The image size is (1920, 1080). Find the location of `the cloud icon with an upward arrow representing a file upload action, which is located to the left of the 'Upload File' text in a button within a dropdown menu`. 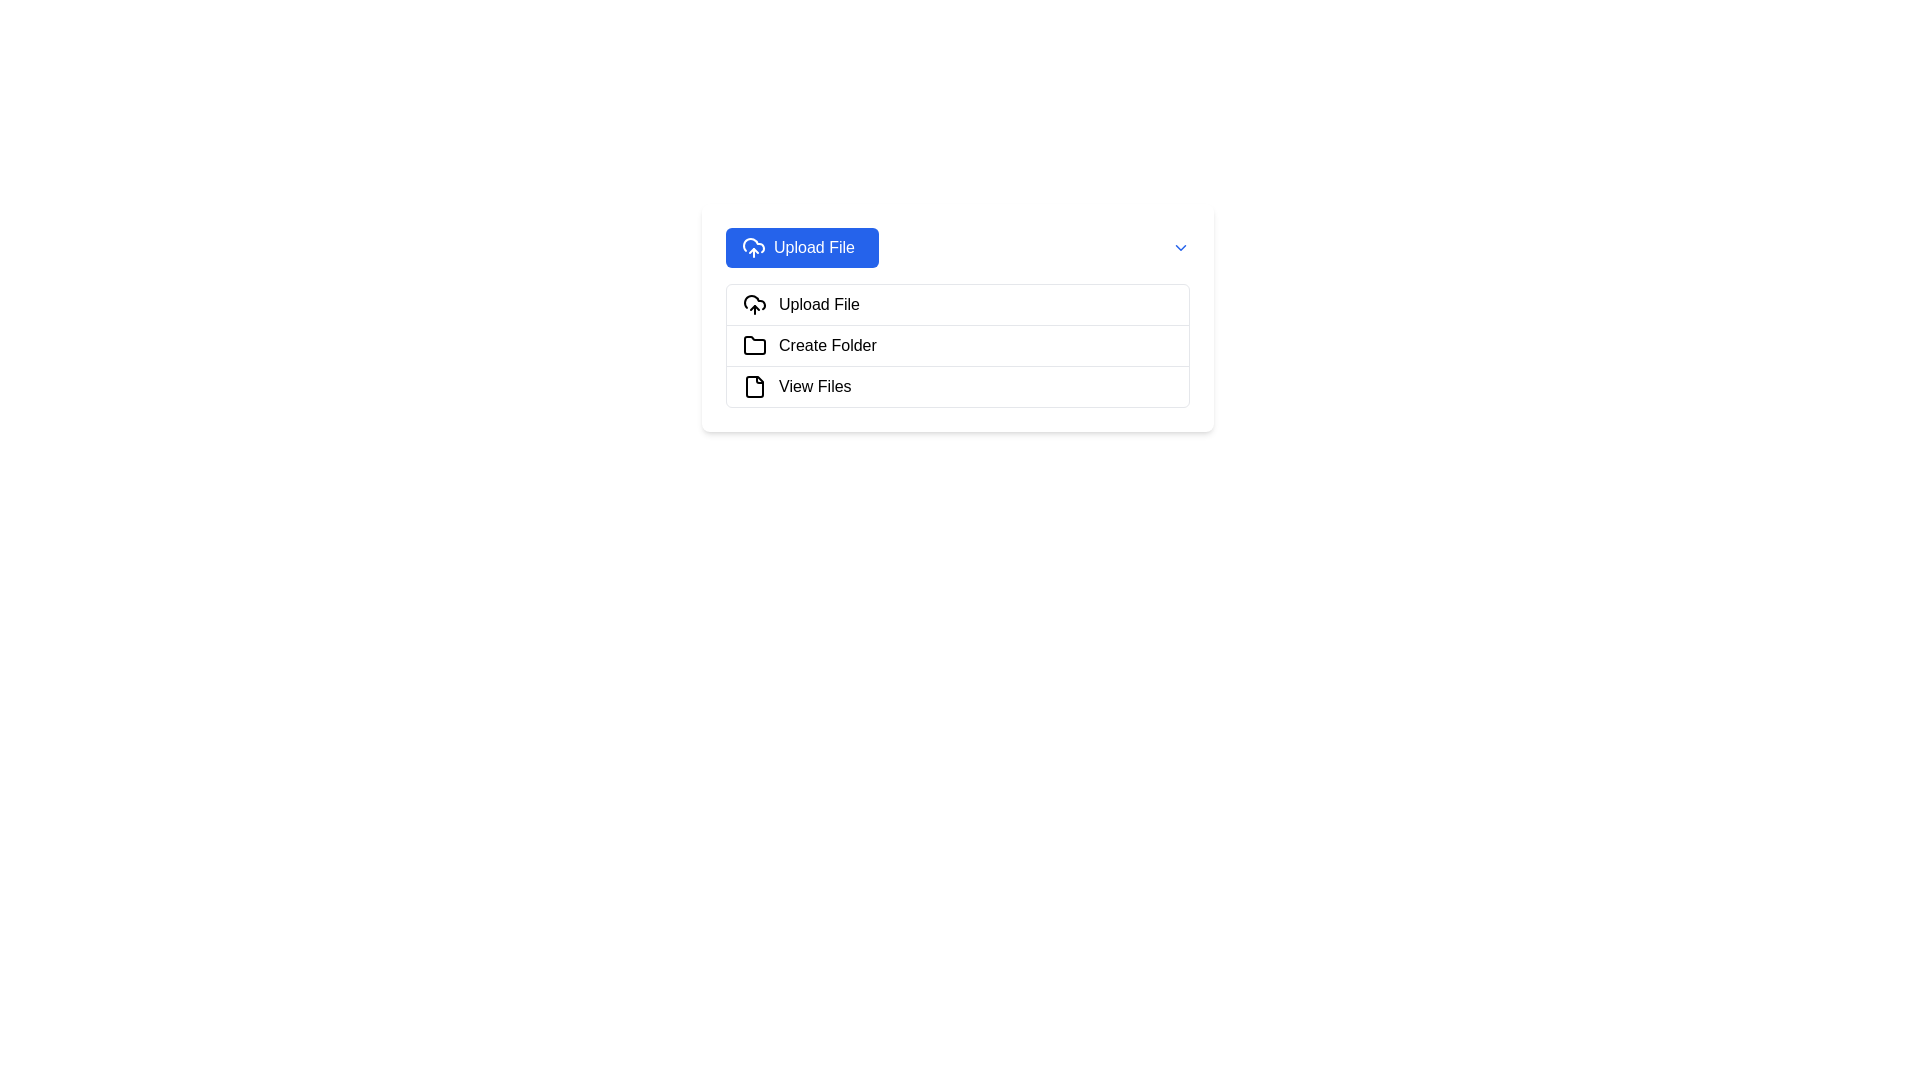

the cloud icon with an upward arrow representing a file upload action, which is located to the left of the 'Upload File' text in a button within a dropdown menu is located at coordinates (752, 246).